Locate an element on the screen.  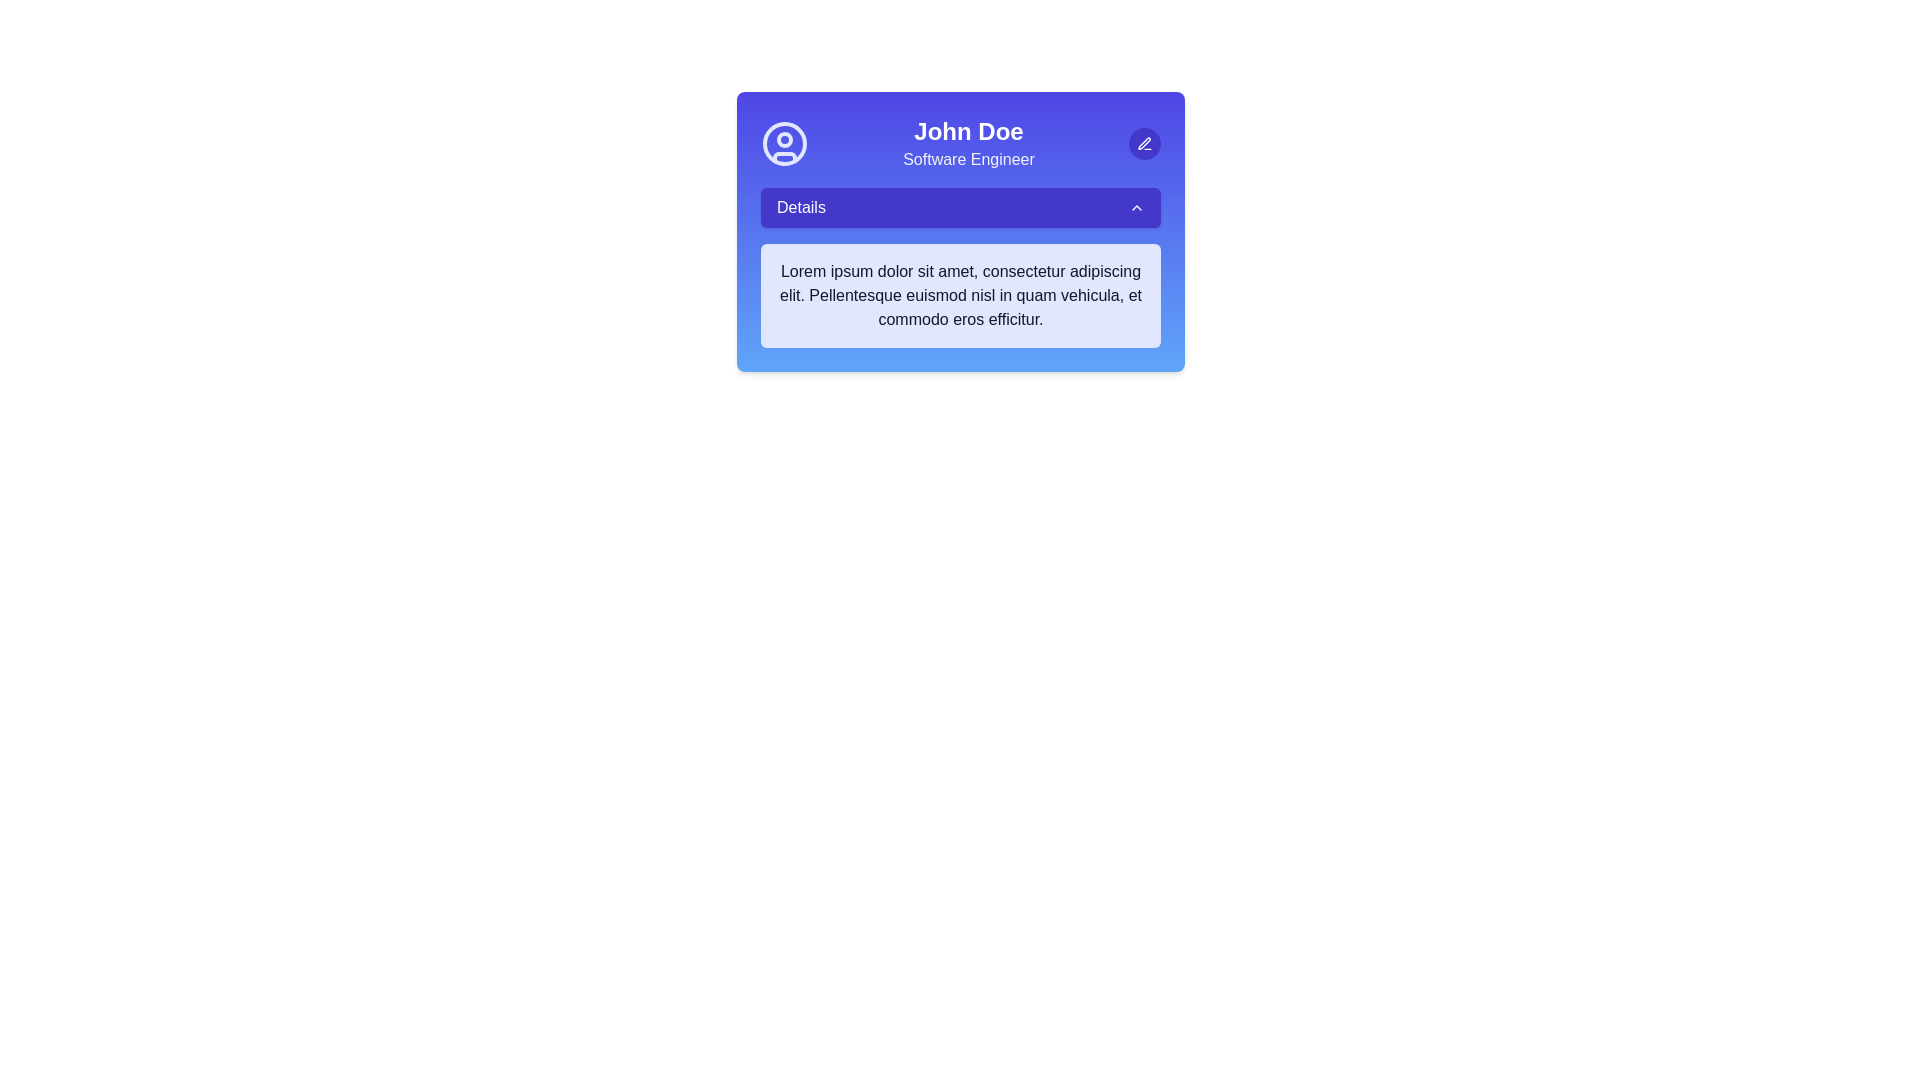
the text label that reads 'Software Engineer', which is displayed in a smaller gray font below the title 'John Doe' within a card layout is located at coordinates (969, 158).